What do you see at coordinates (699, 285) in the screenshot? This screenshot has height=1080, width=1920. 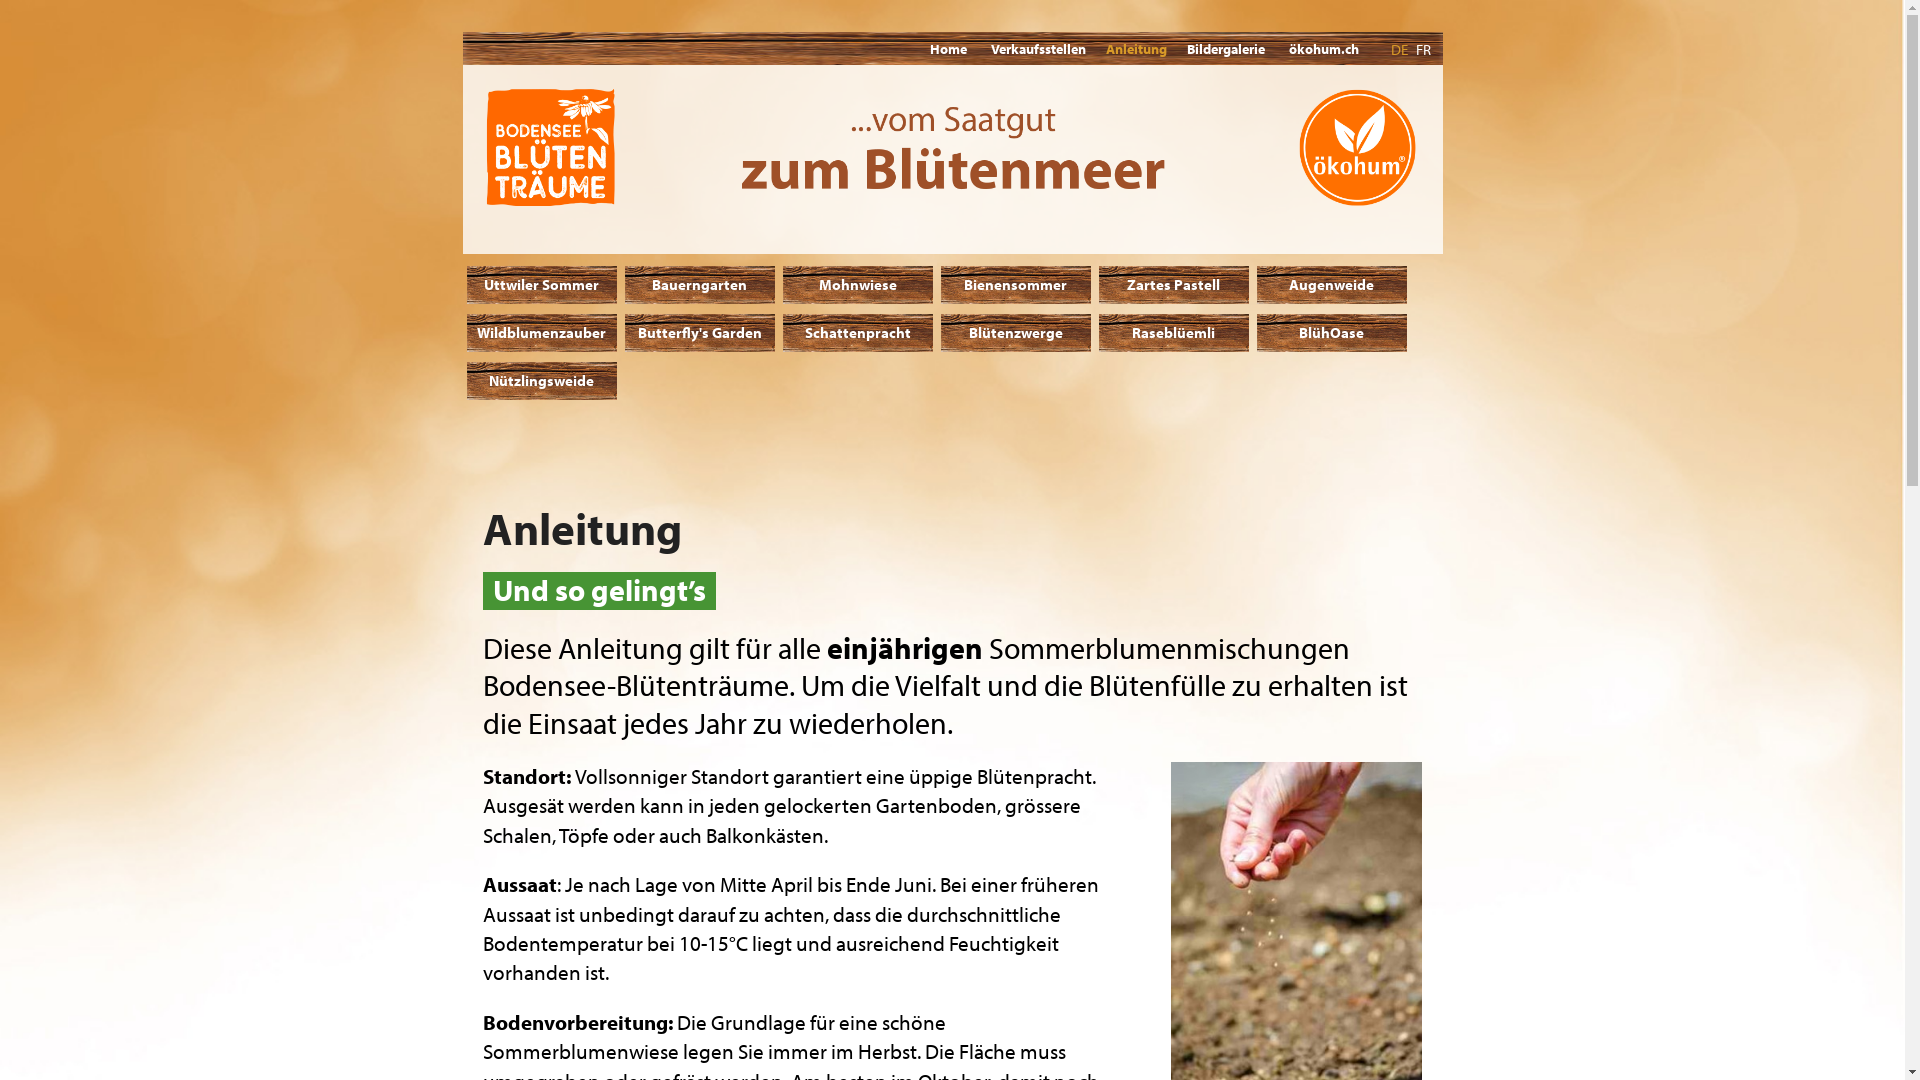 I see `'Bauerngarten'` at bounding box center [699, 285].